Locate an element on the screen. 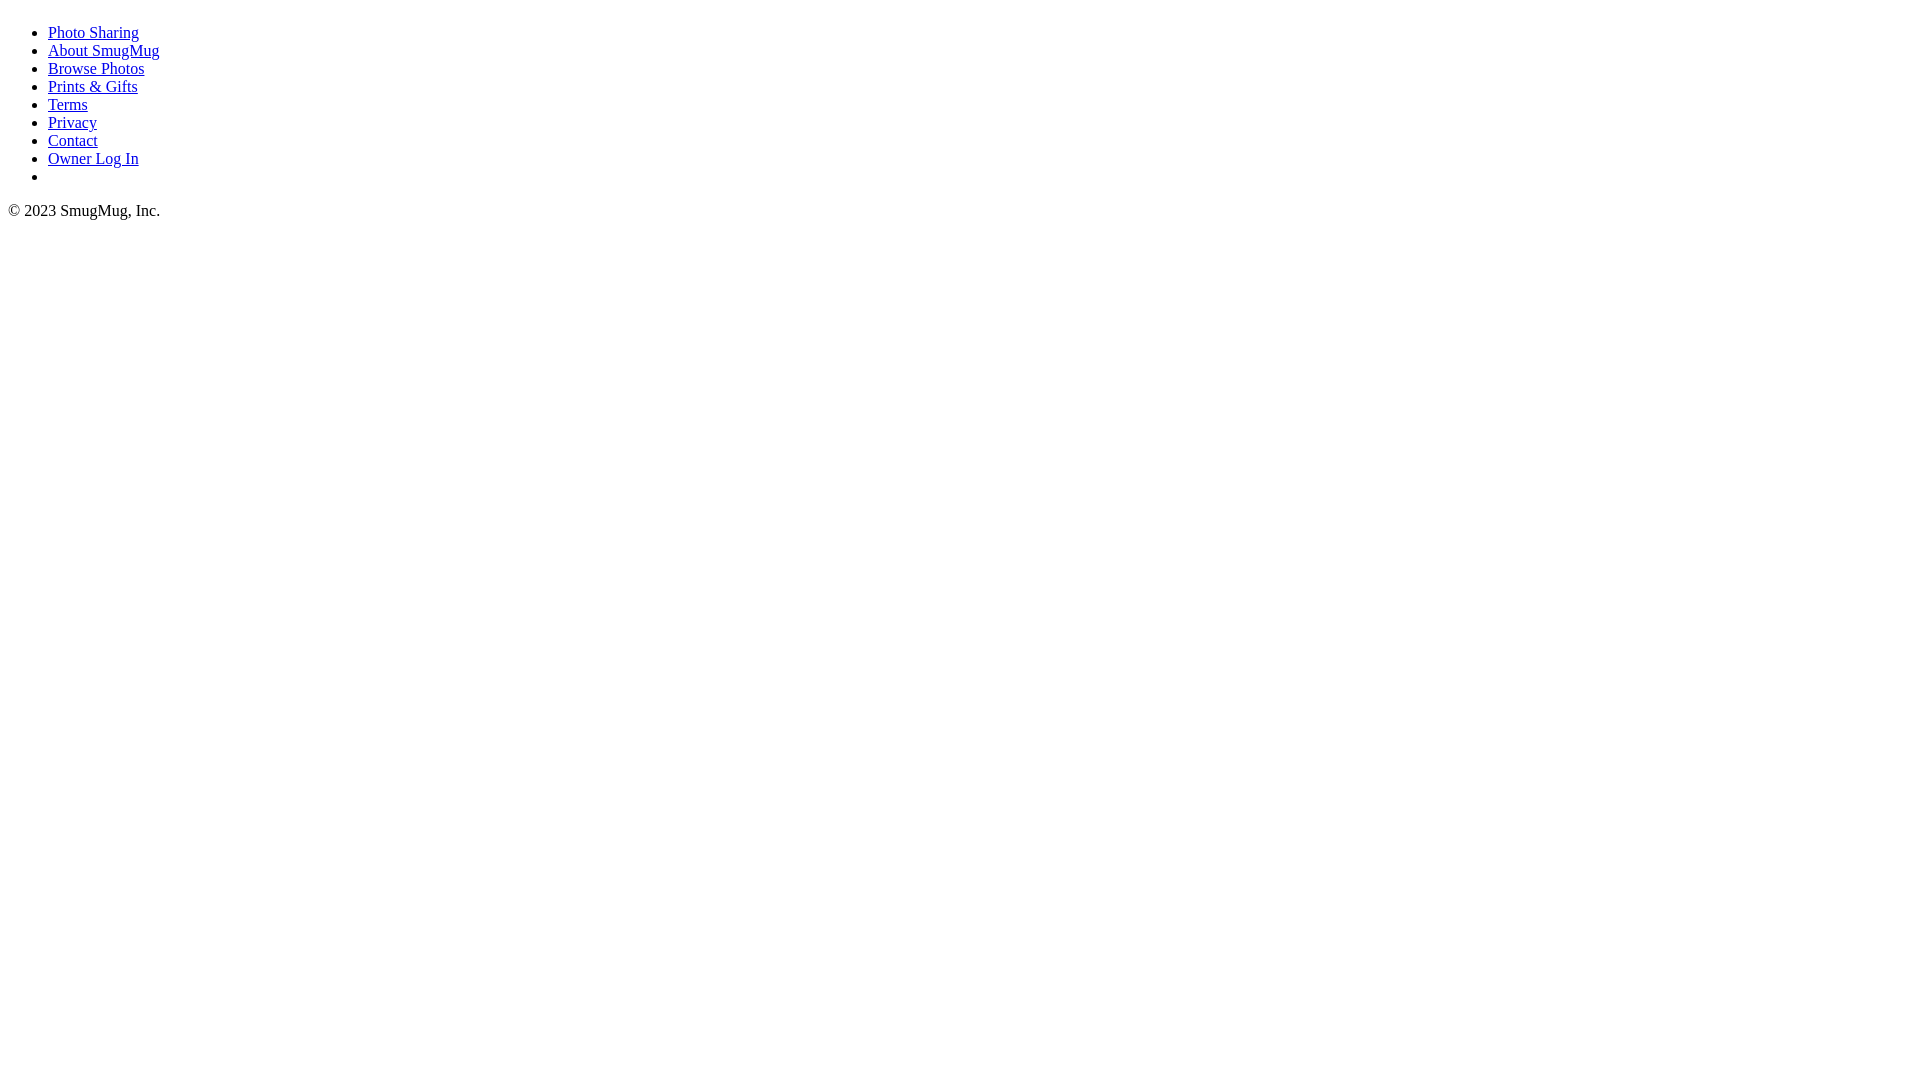 The height and width of the screenshot is (1080, 1920). 'Privacy' is located at coordinates (48, 122).